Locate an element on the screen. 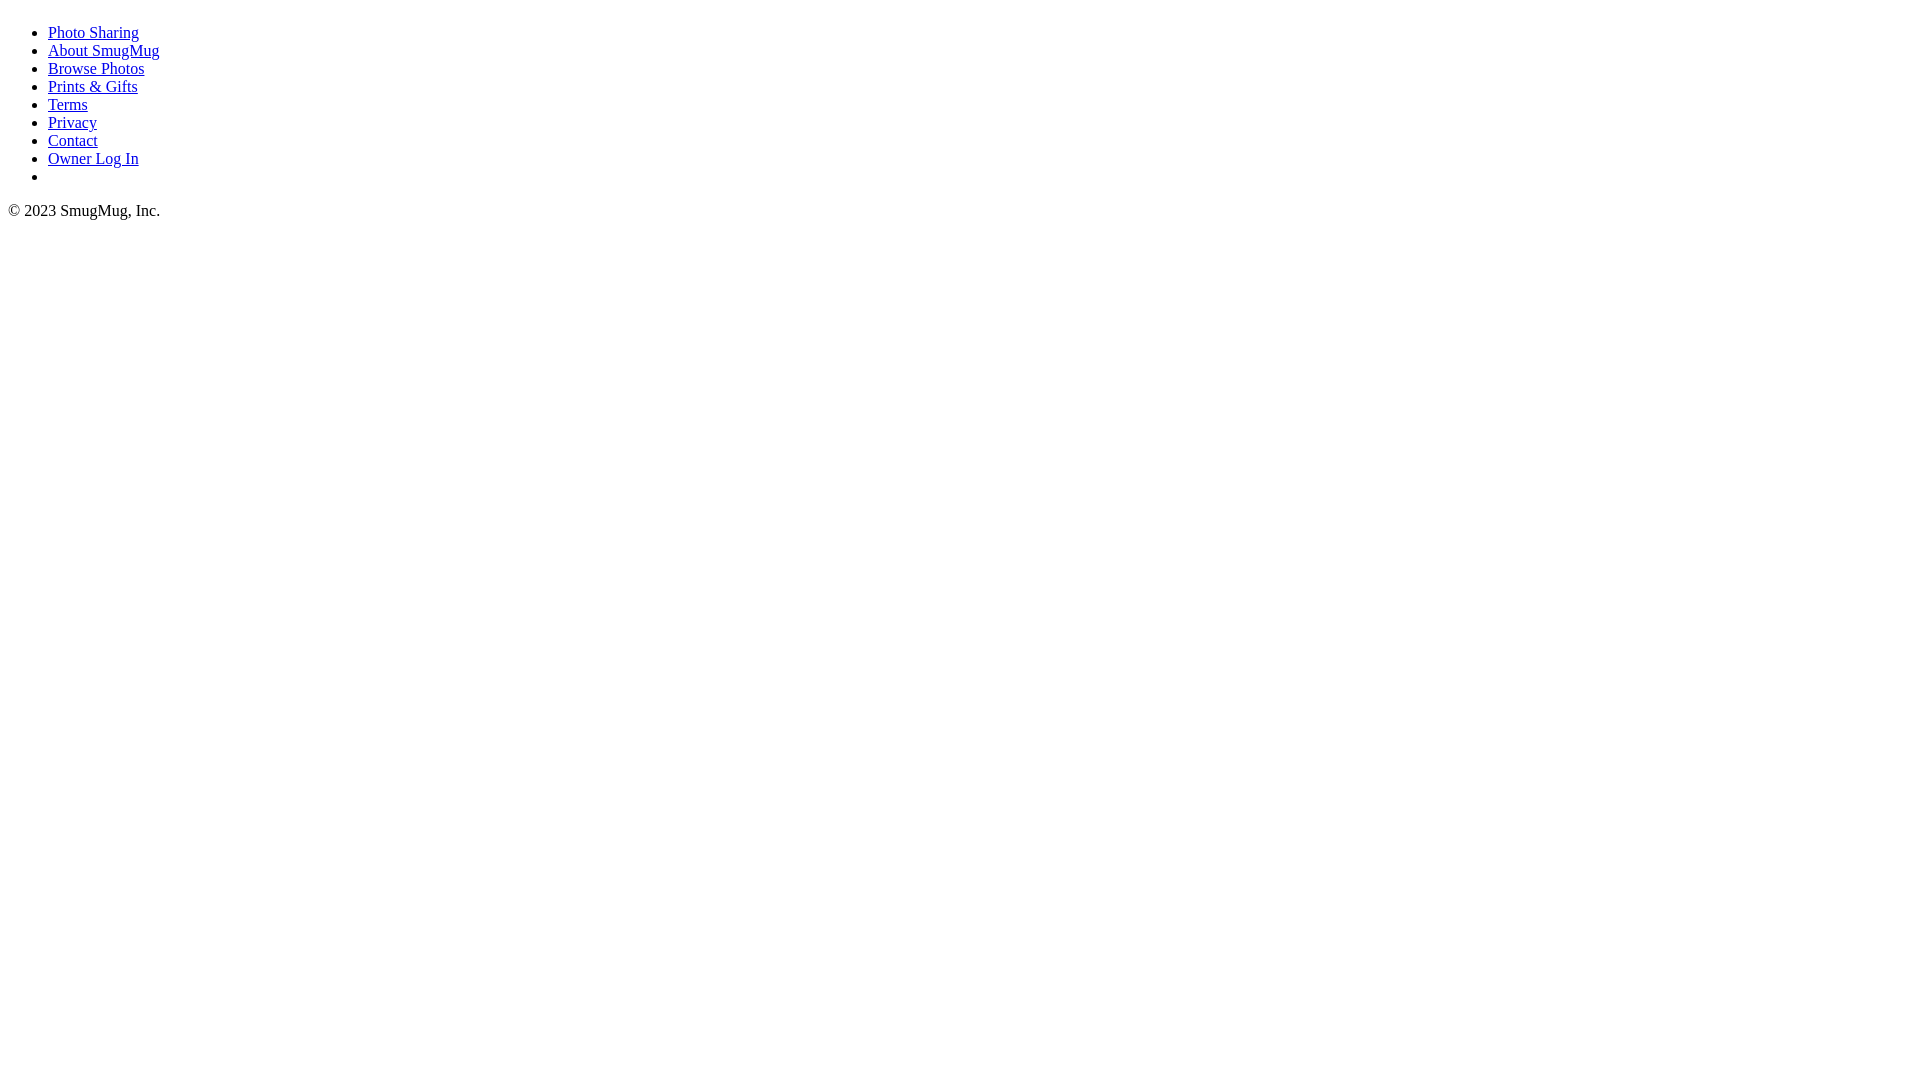 The height and width of the screenshot is (1080, 1920). 'Privacy' is located at coordinates (48, 122).